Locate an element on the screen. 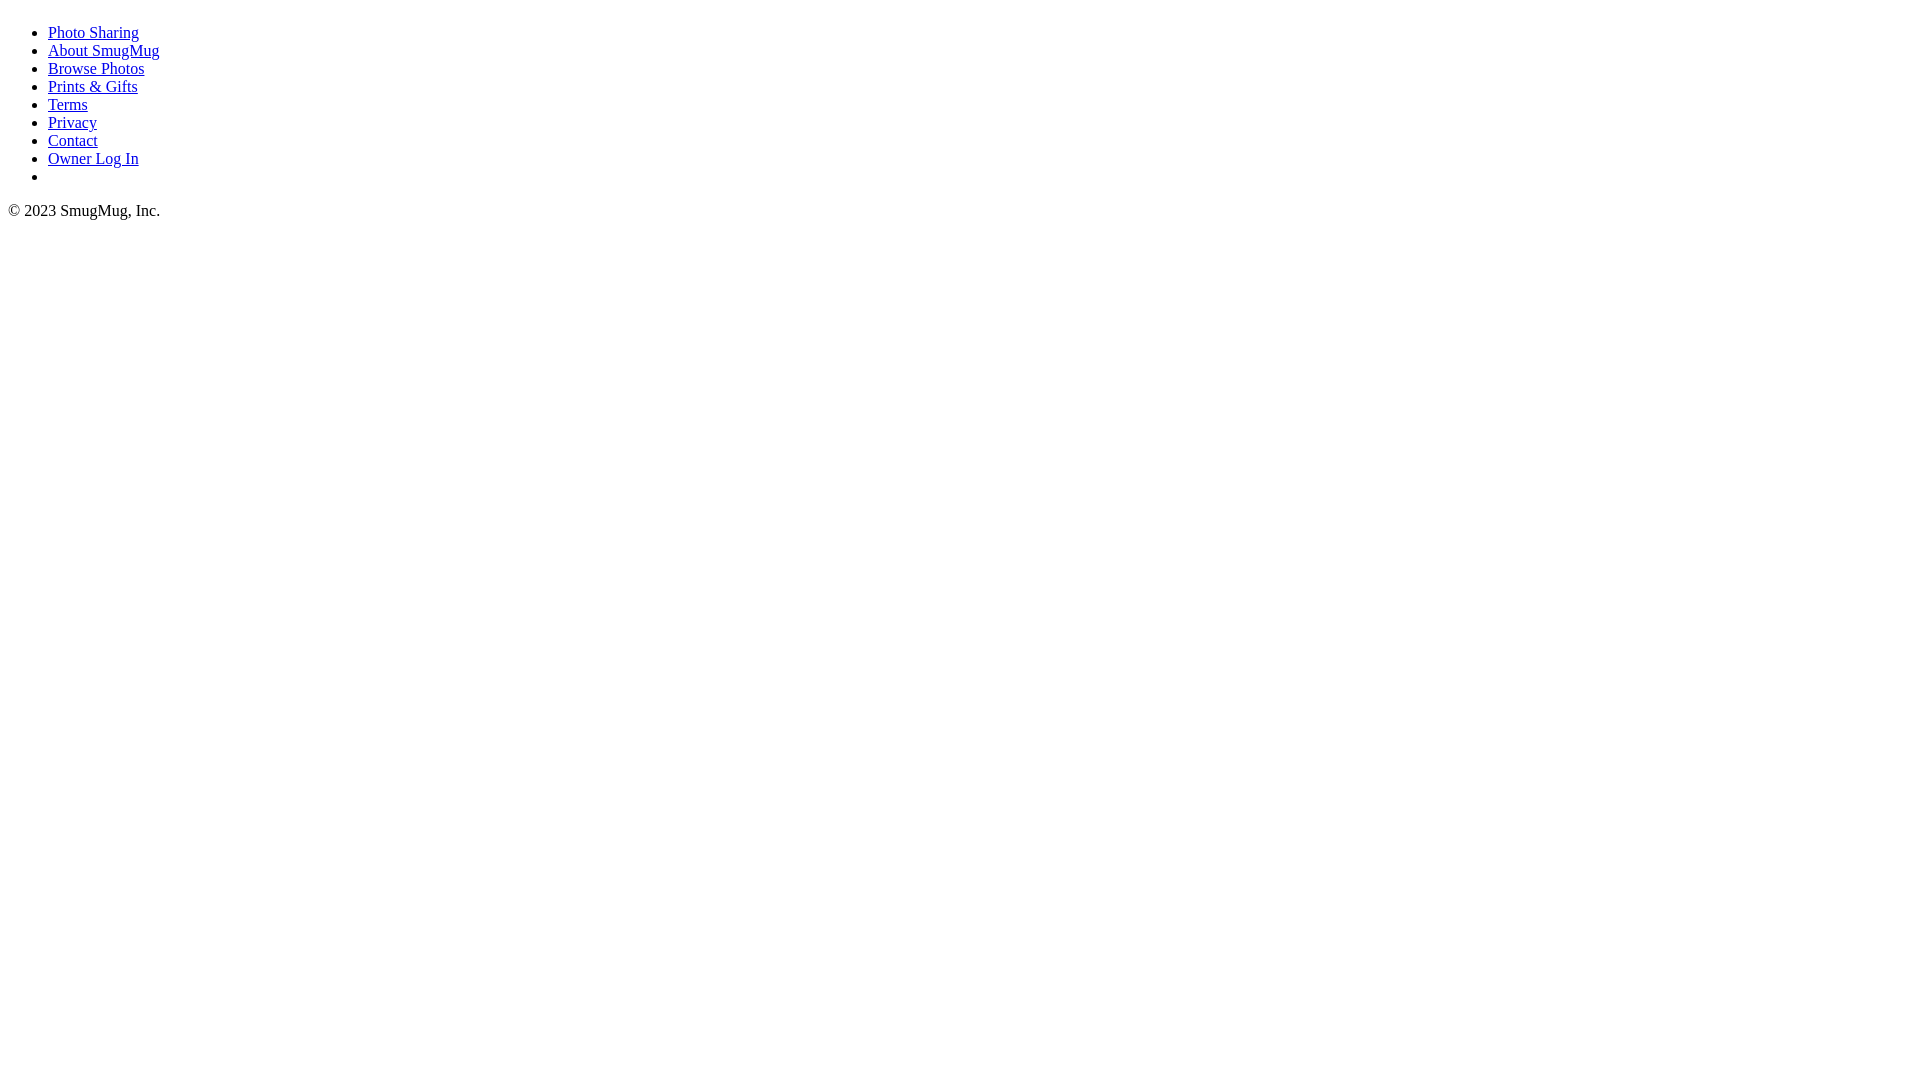 The height and width of the screenshot is (1080, 1920). 'Privacy' is located at coordinates (48, 122).